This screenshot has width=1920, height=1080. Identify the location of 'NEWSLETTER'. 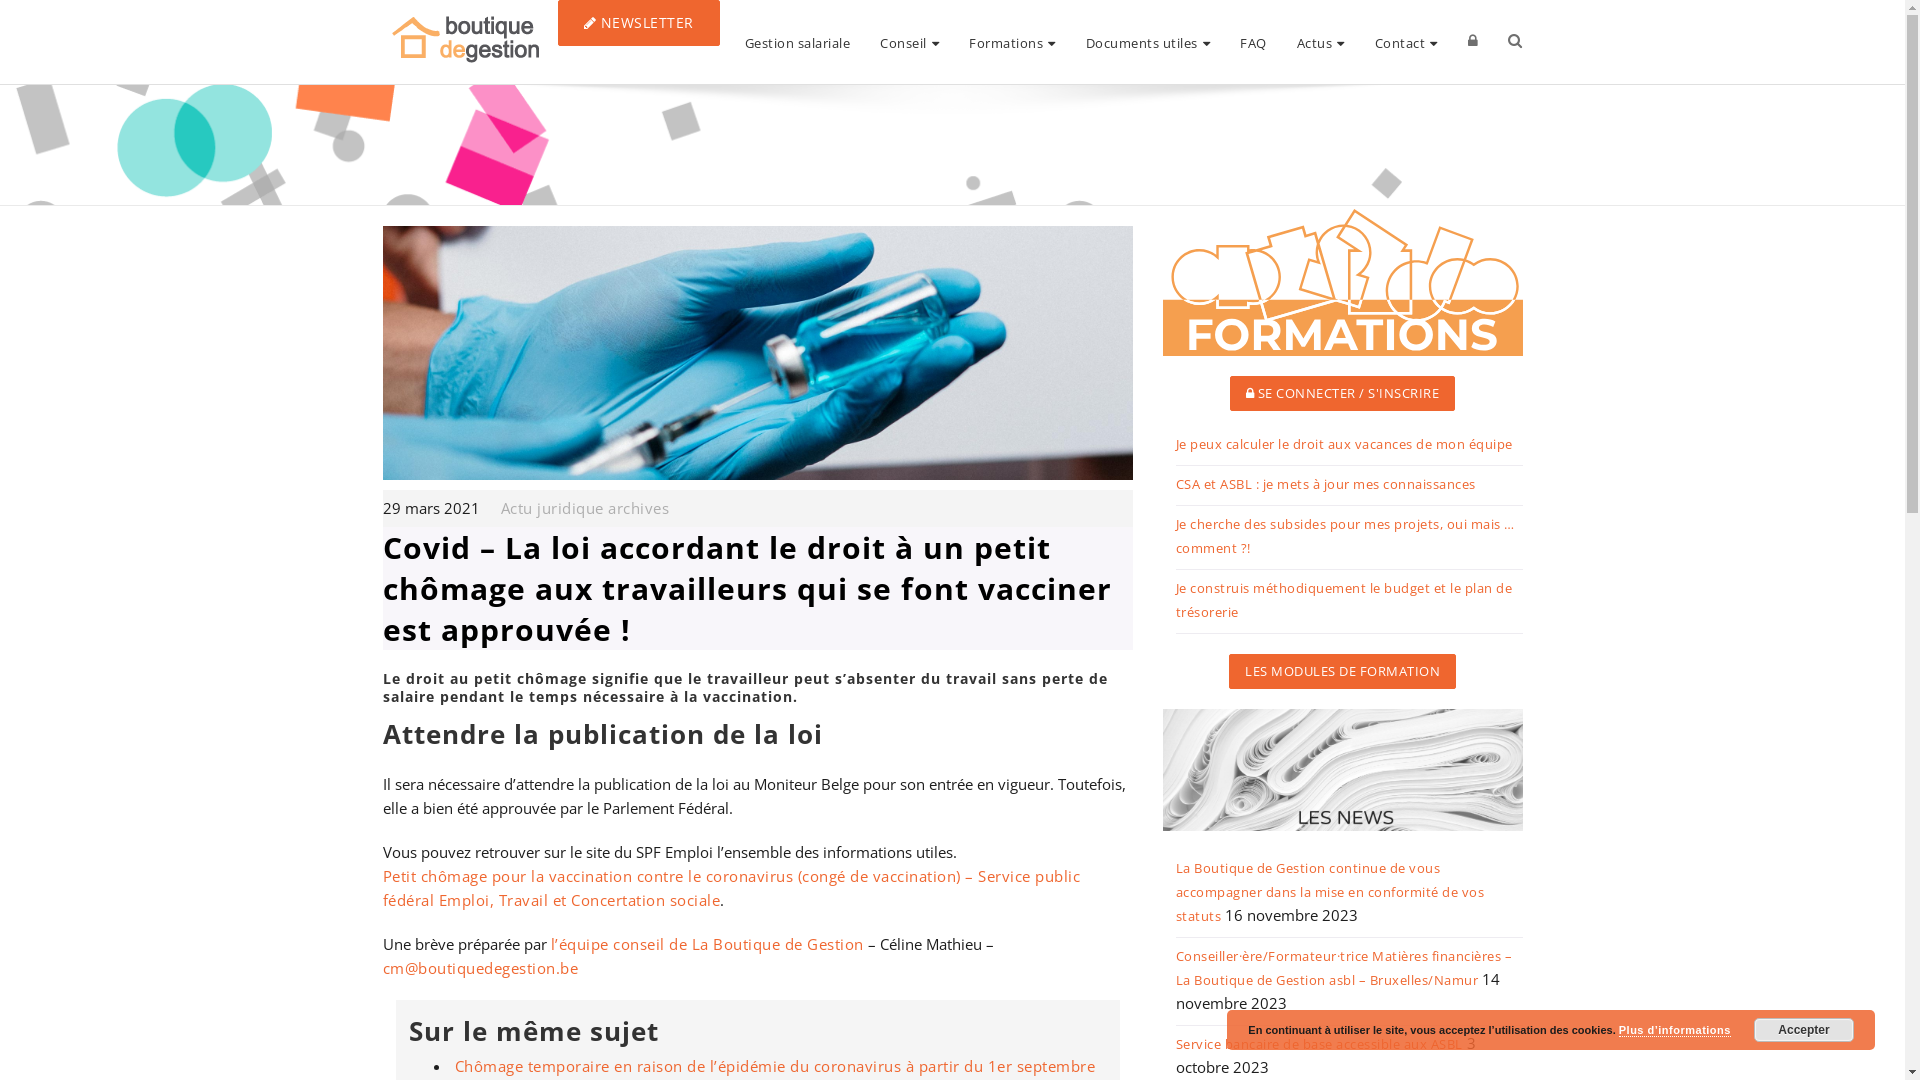
(557, 23).